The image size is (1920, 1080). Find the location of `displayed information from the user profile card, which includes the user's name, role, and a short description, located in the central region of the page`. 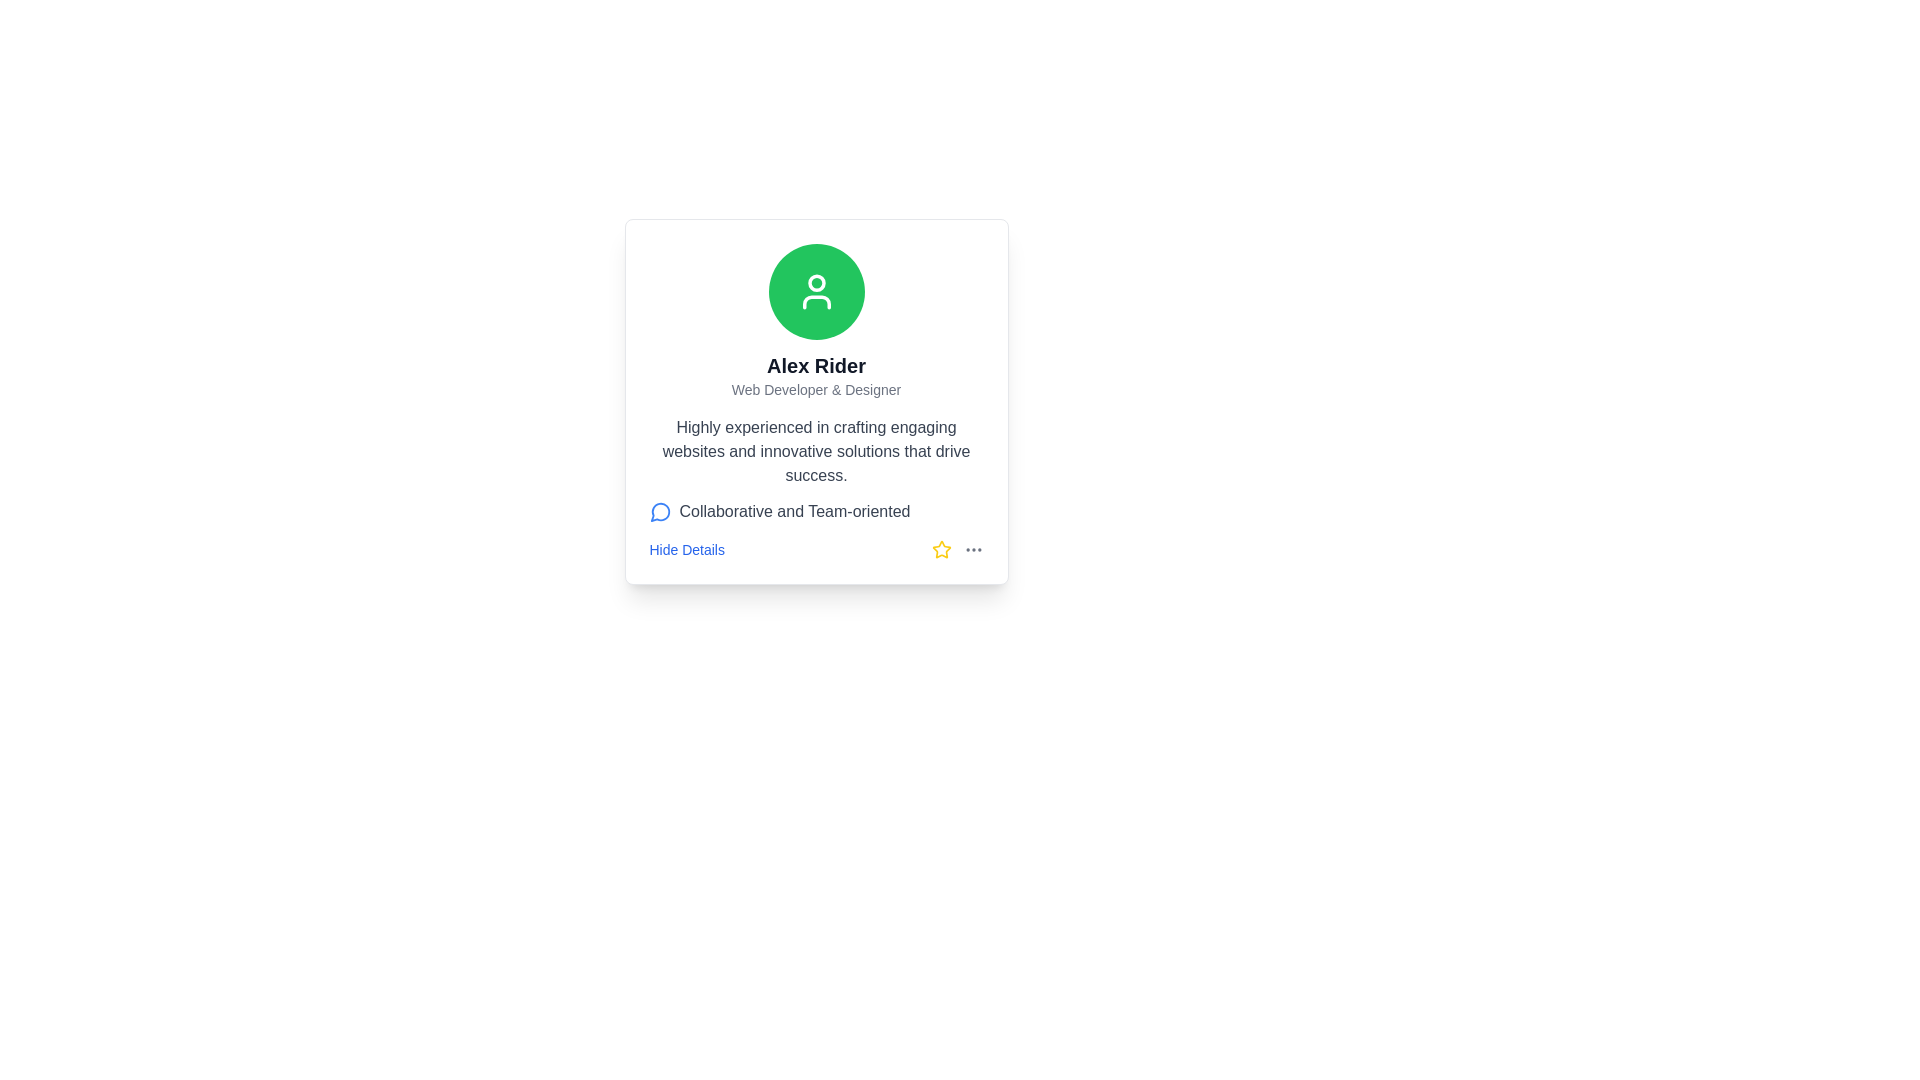

displayed information from the user profile card, which includes the user's name, role, and a short description, located in the central region of the page is located at coordinates (816, 401).